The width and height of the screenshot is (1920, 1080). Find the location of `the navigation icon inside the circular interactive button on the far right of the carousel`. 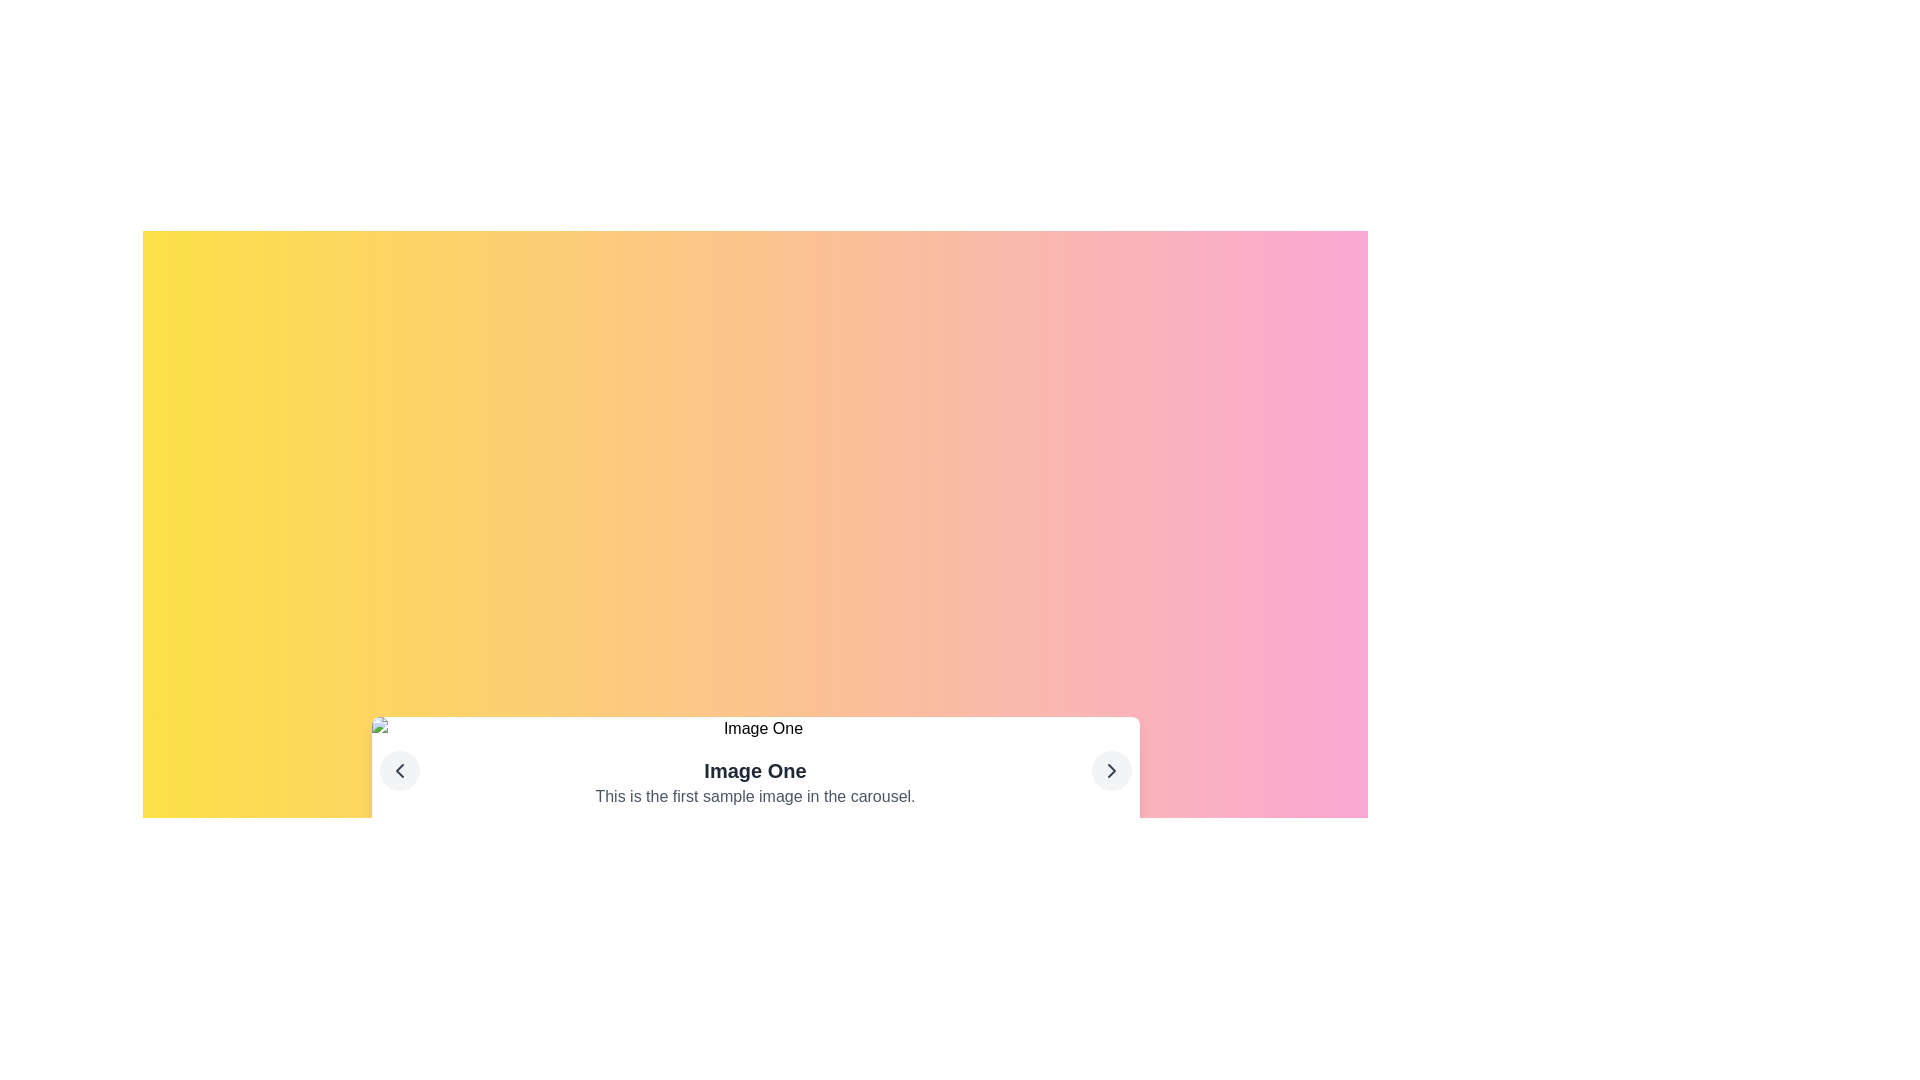

the navigation icon inside the circular interactive button on the far right of the carousel is located at coordinates (1110, 770).